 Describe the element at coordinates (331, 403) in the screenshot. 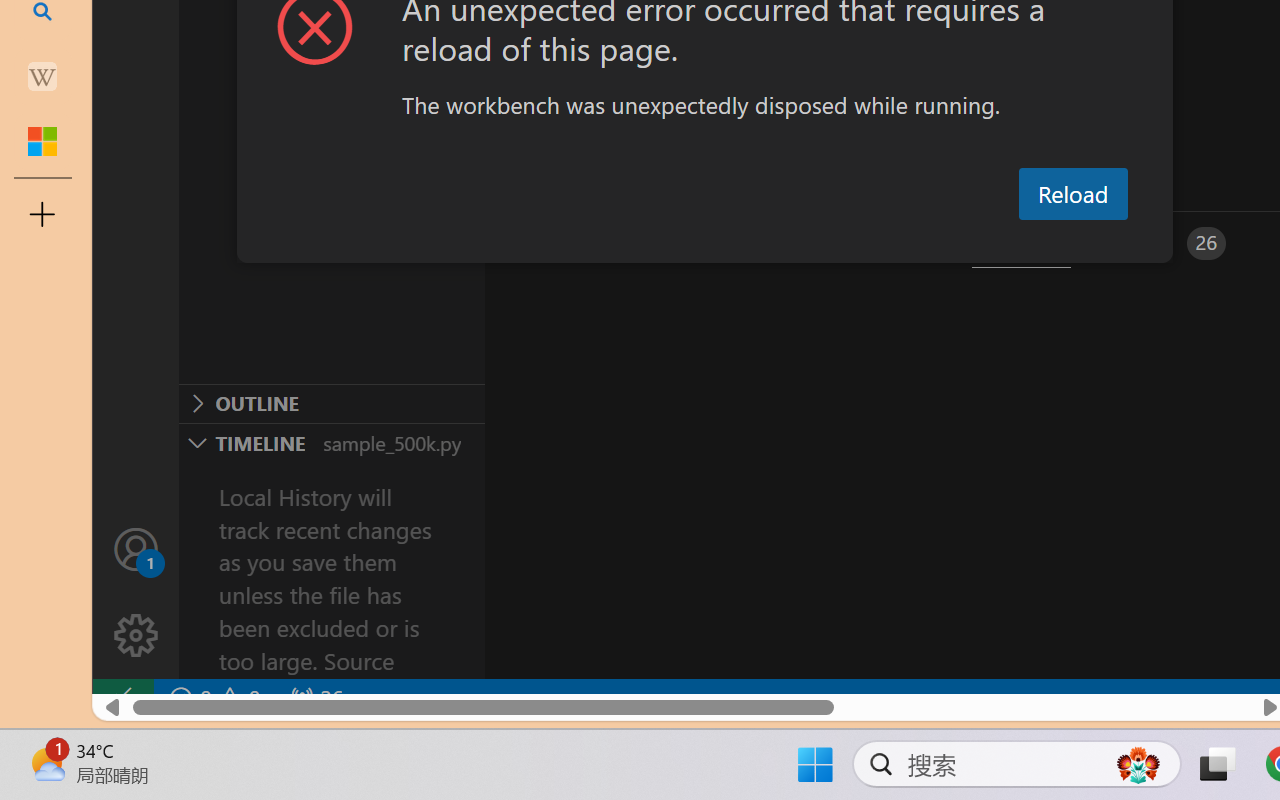

I see `'Outline Section'` at that location.